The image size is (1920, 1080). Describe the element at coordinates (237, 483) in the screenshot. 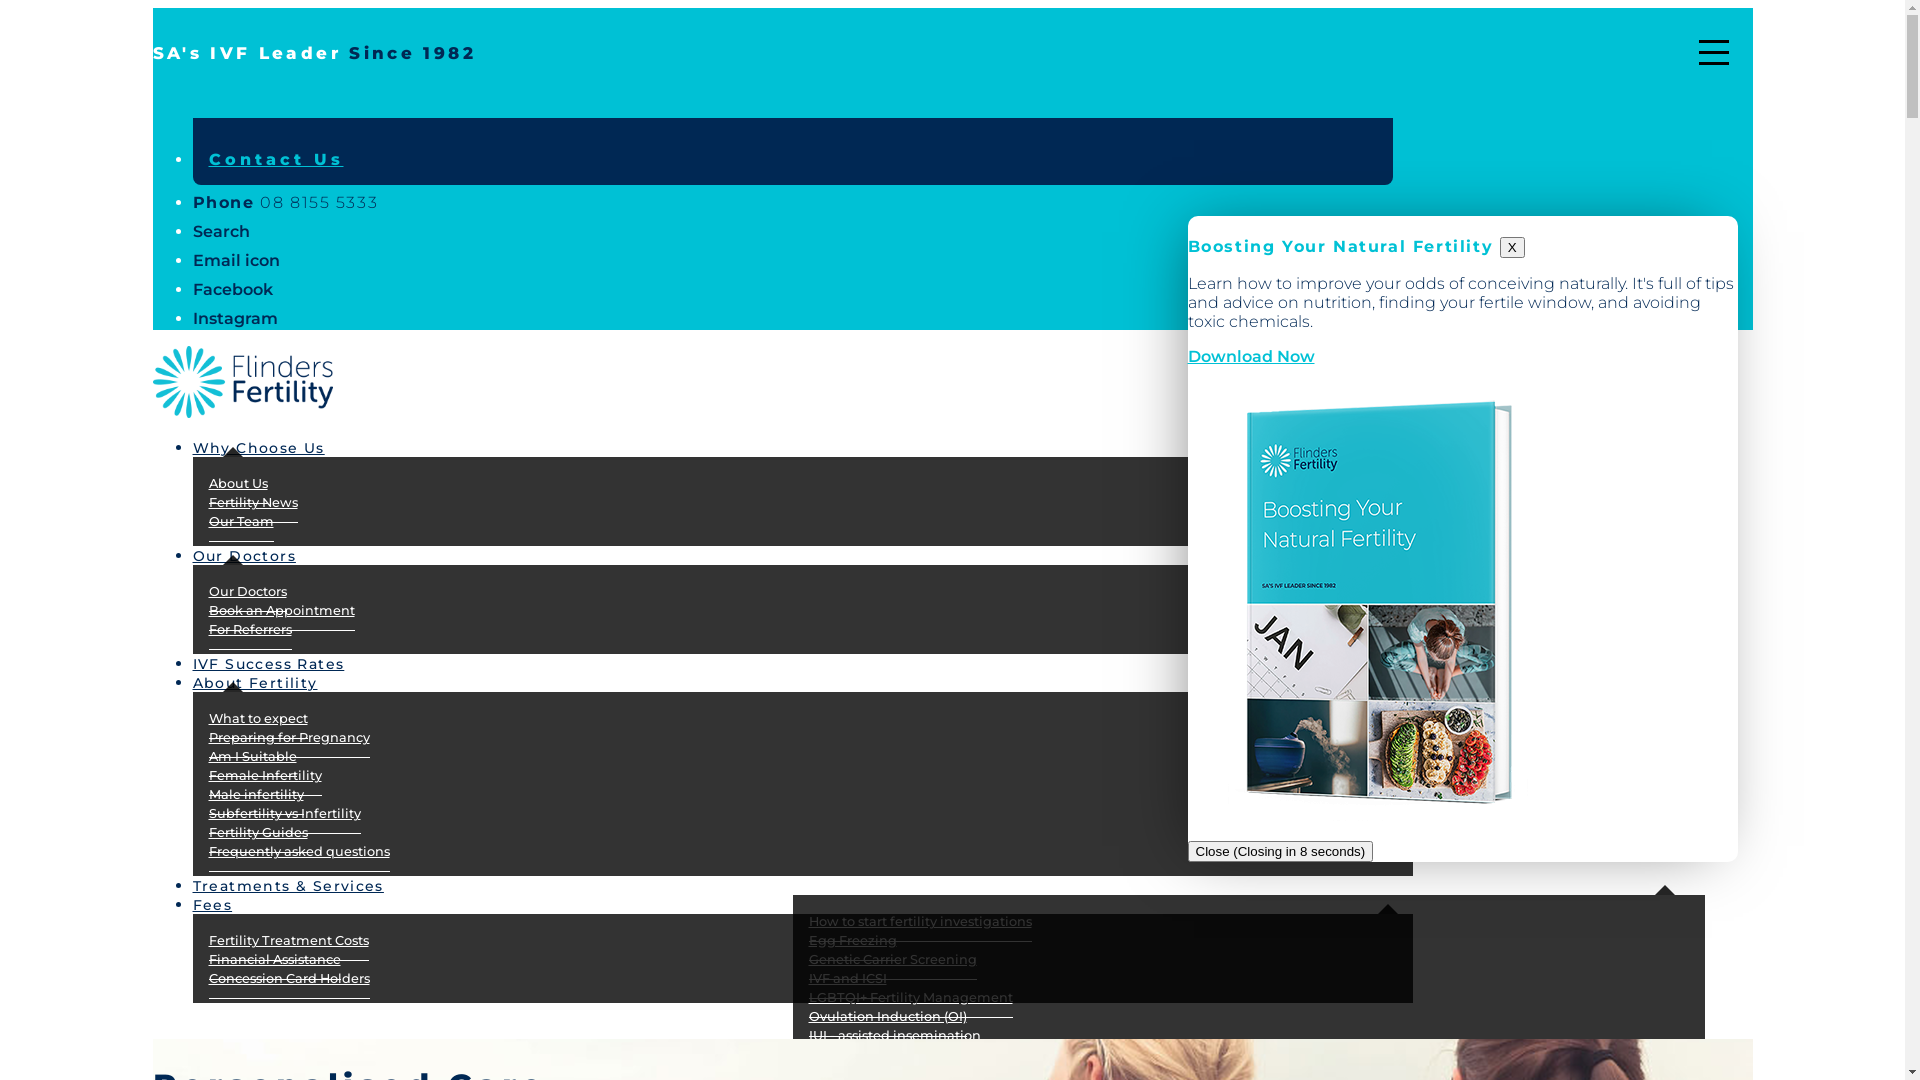

I see `'About Us'` at that location.